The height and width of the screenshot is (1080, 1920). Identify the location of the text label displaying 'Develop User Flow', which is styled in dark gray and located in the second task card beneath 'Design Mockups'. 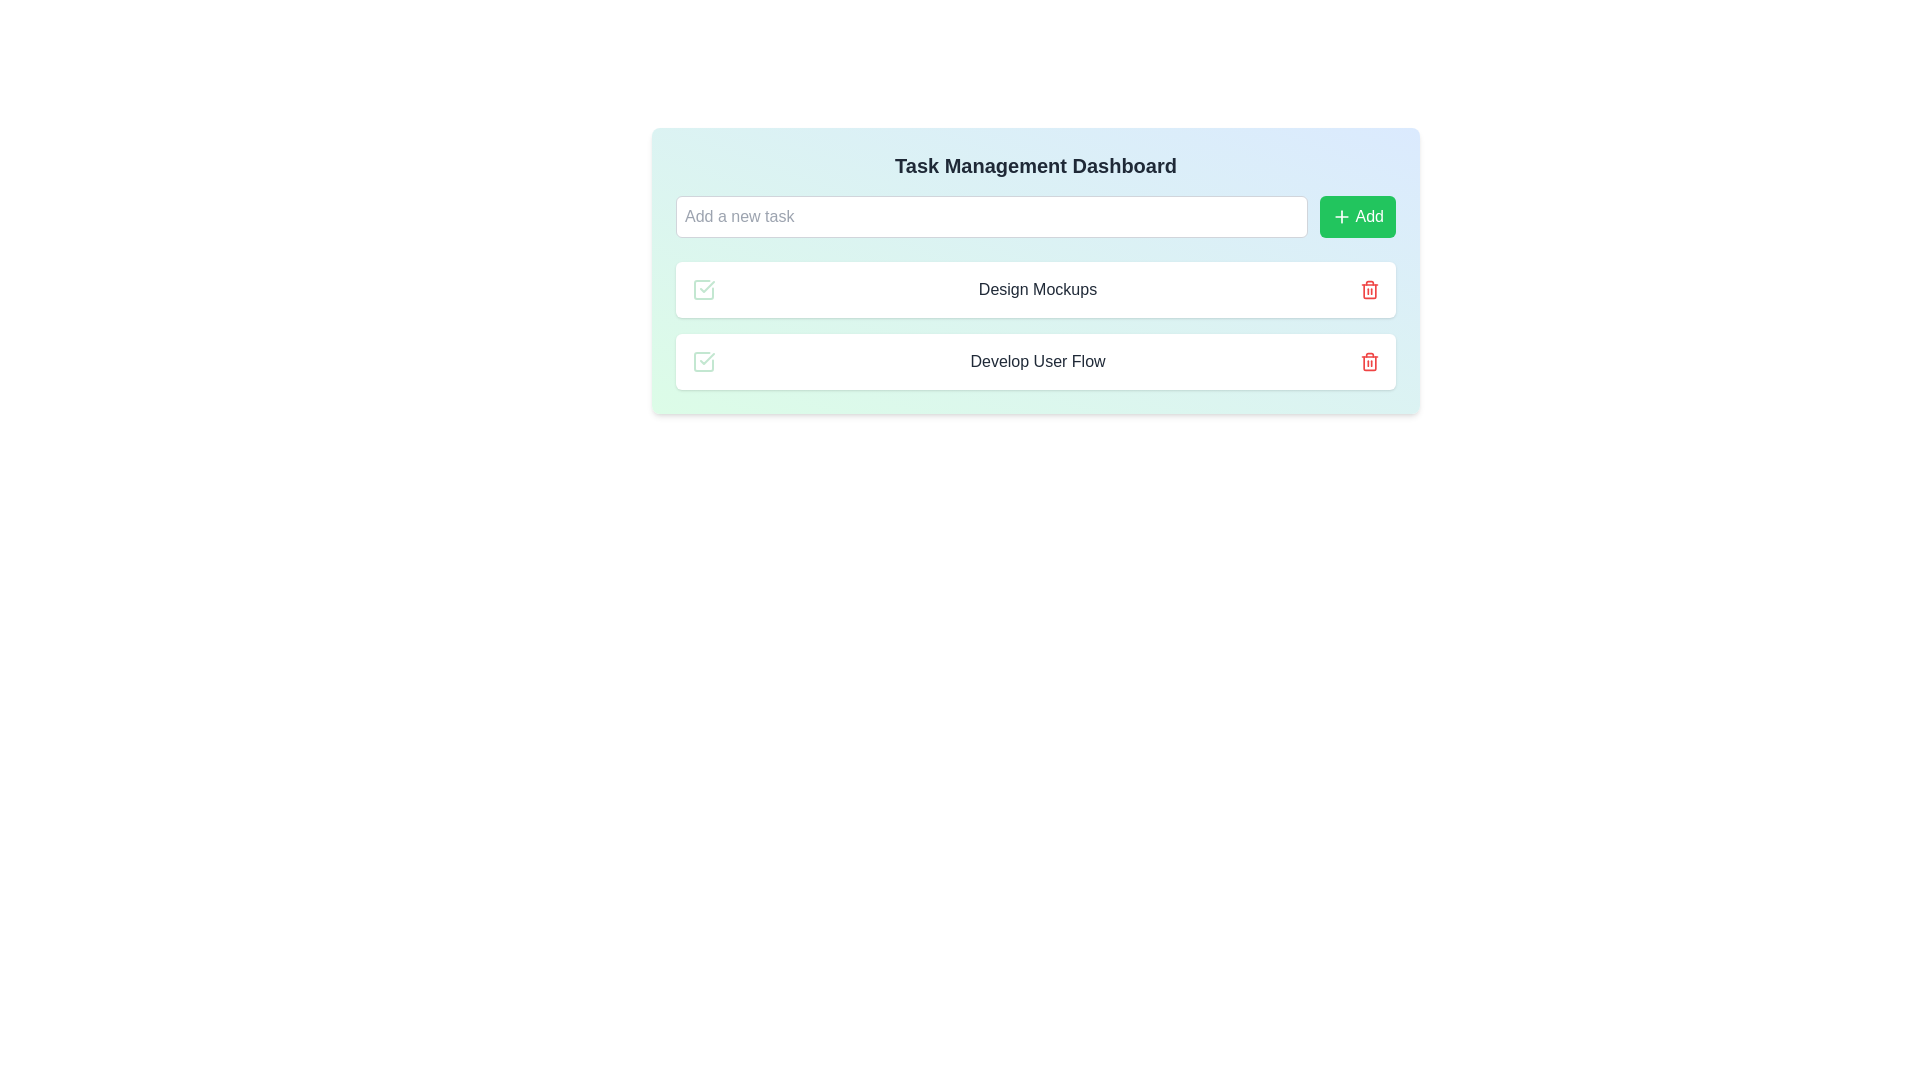
(1037, 362).